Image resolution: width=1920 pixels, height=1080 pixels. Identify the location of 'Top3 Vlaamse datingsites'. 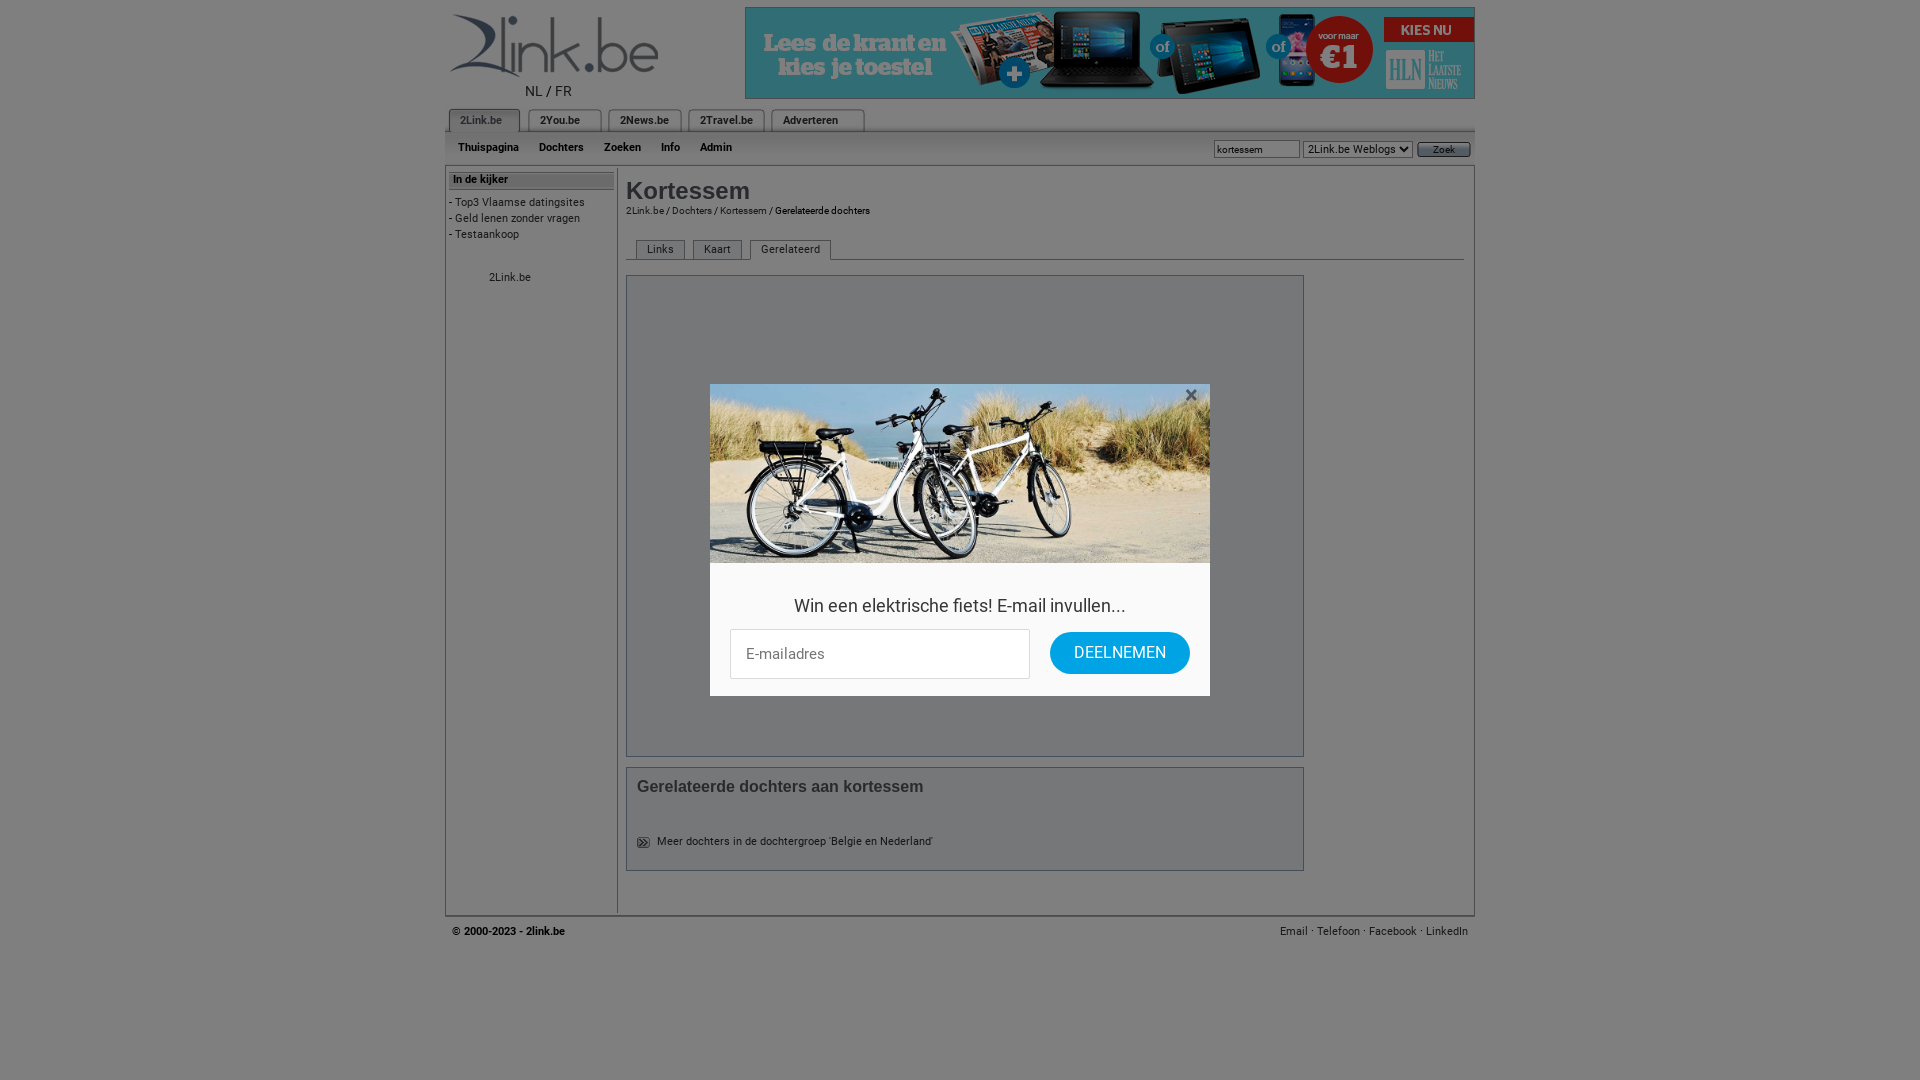
(519, 202).